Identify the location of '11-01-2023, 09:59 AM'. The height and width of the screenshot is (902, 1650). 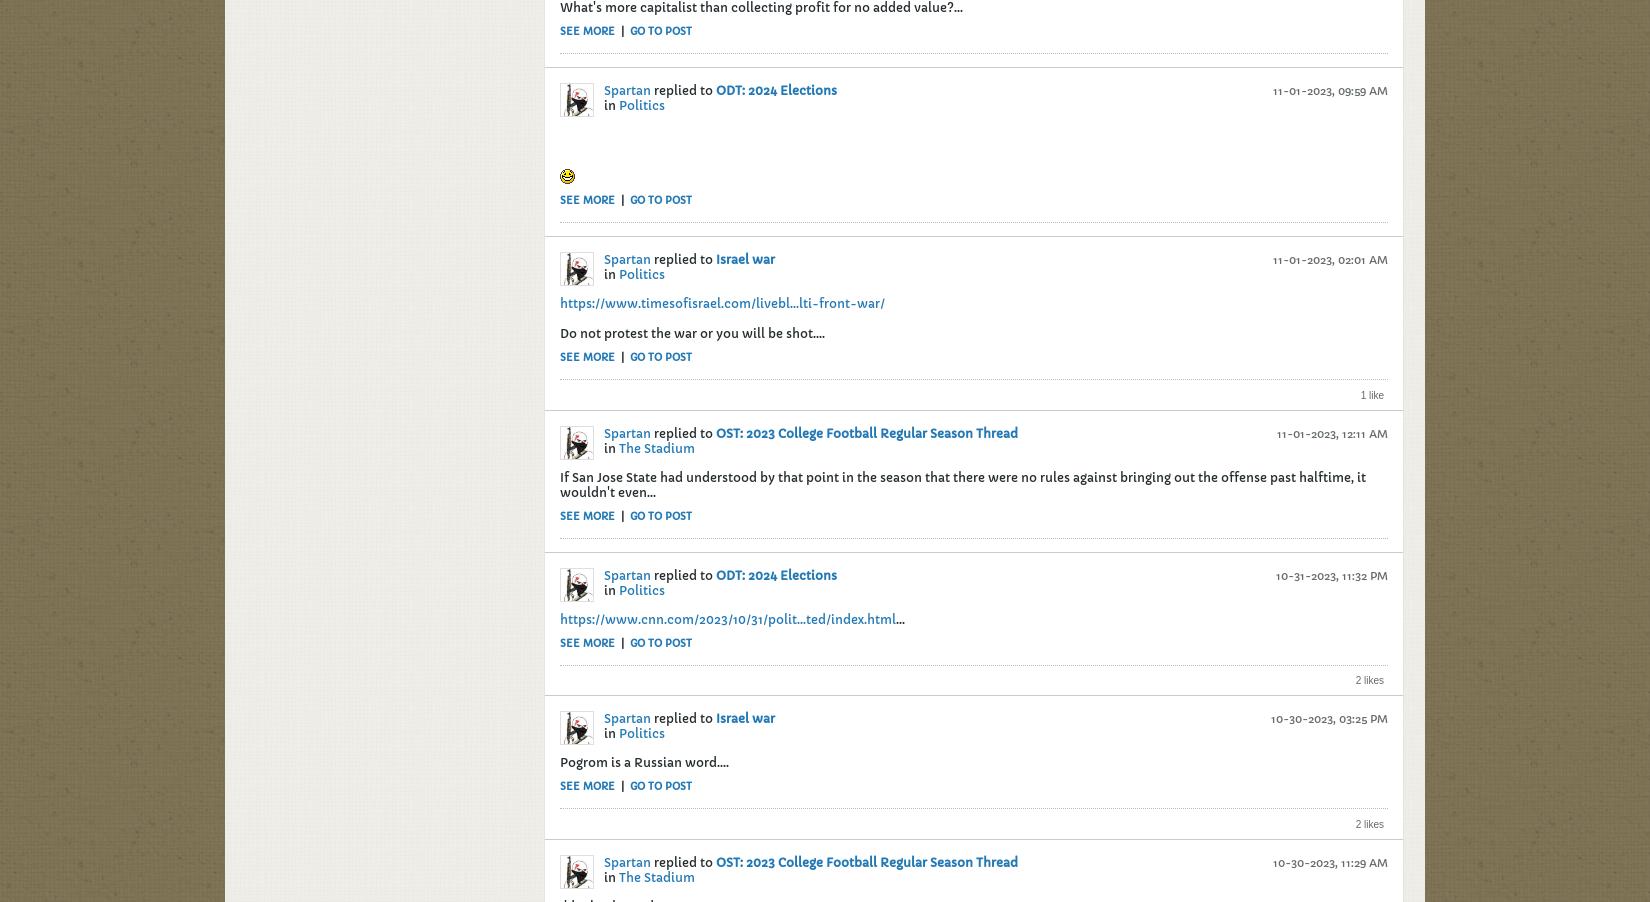
(1329, 90).